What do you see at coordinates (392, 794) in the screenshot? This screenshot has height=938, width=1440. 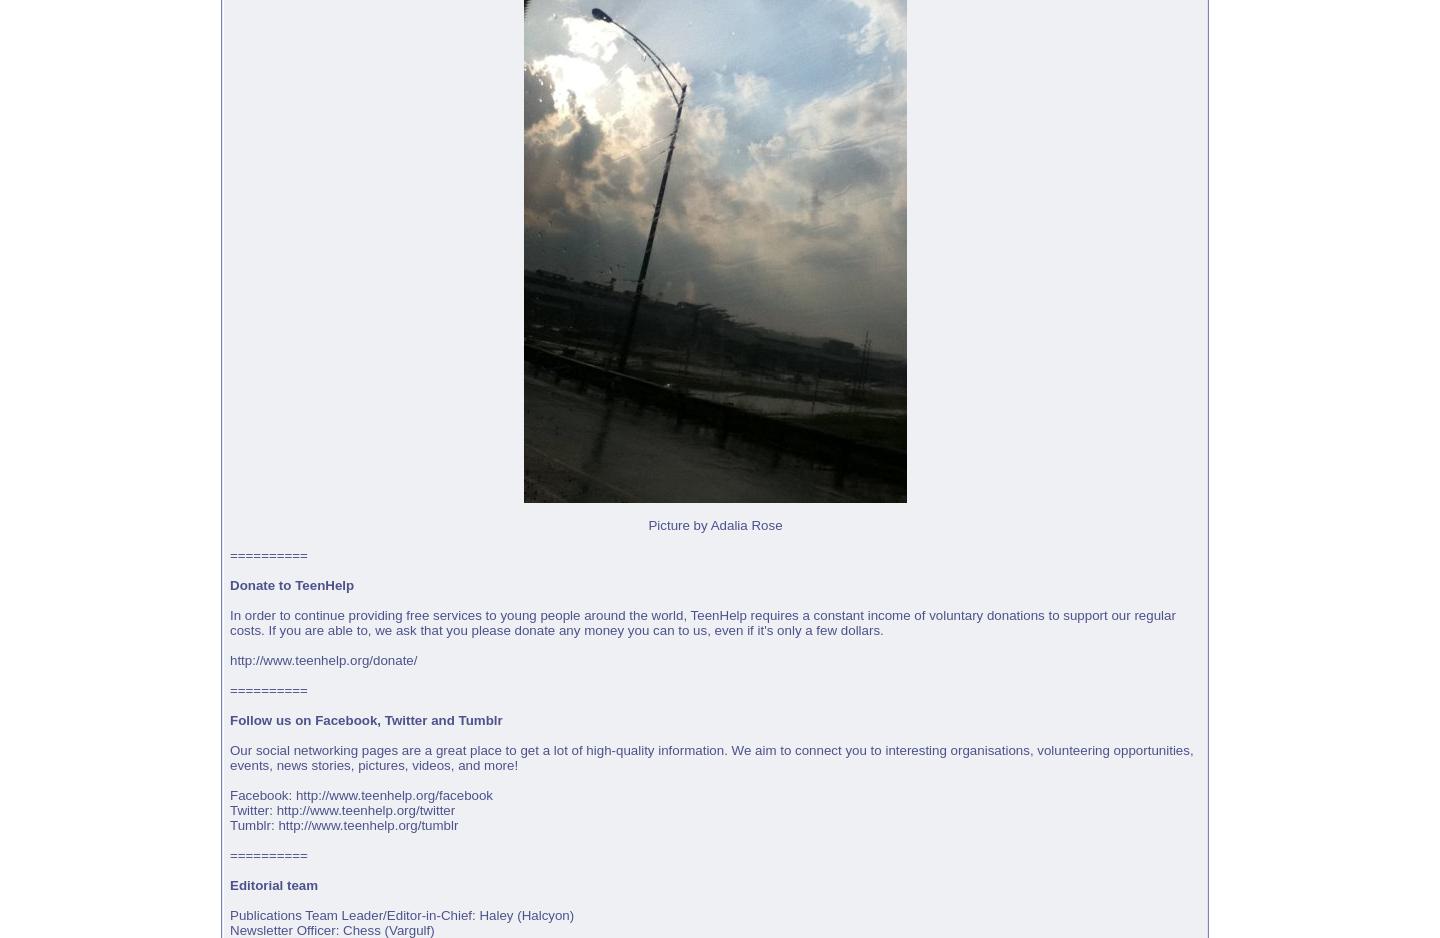 I see `'http://www.teenhelp.org/facebook'` at bounding box center [392, 794].